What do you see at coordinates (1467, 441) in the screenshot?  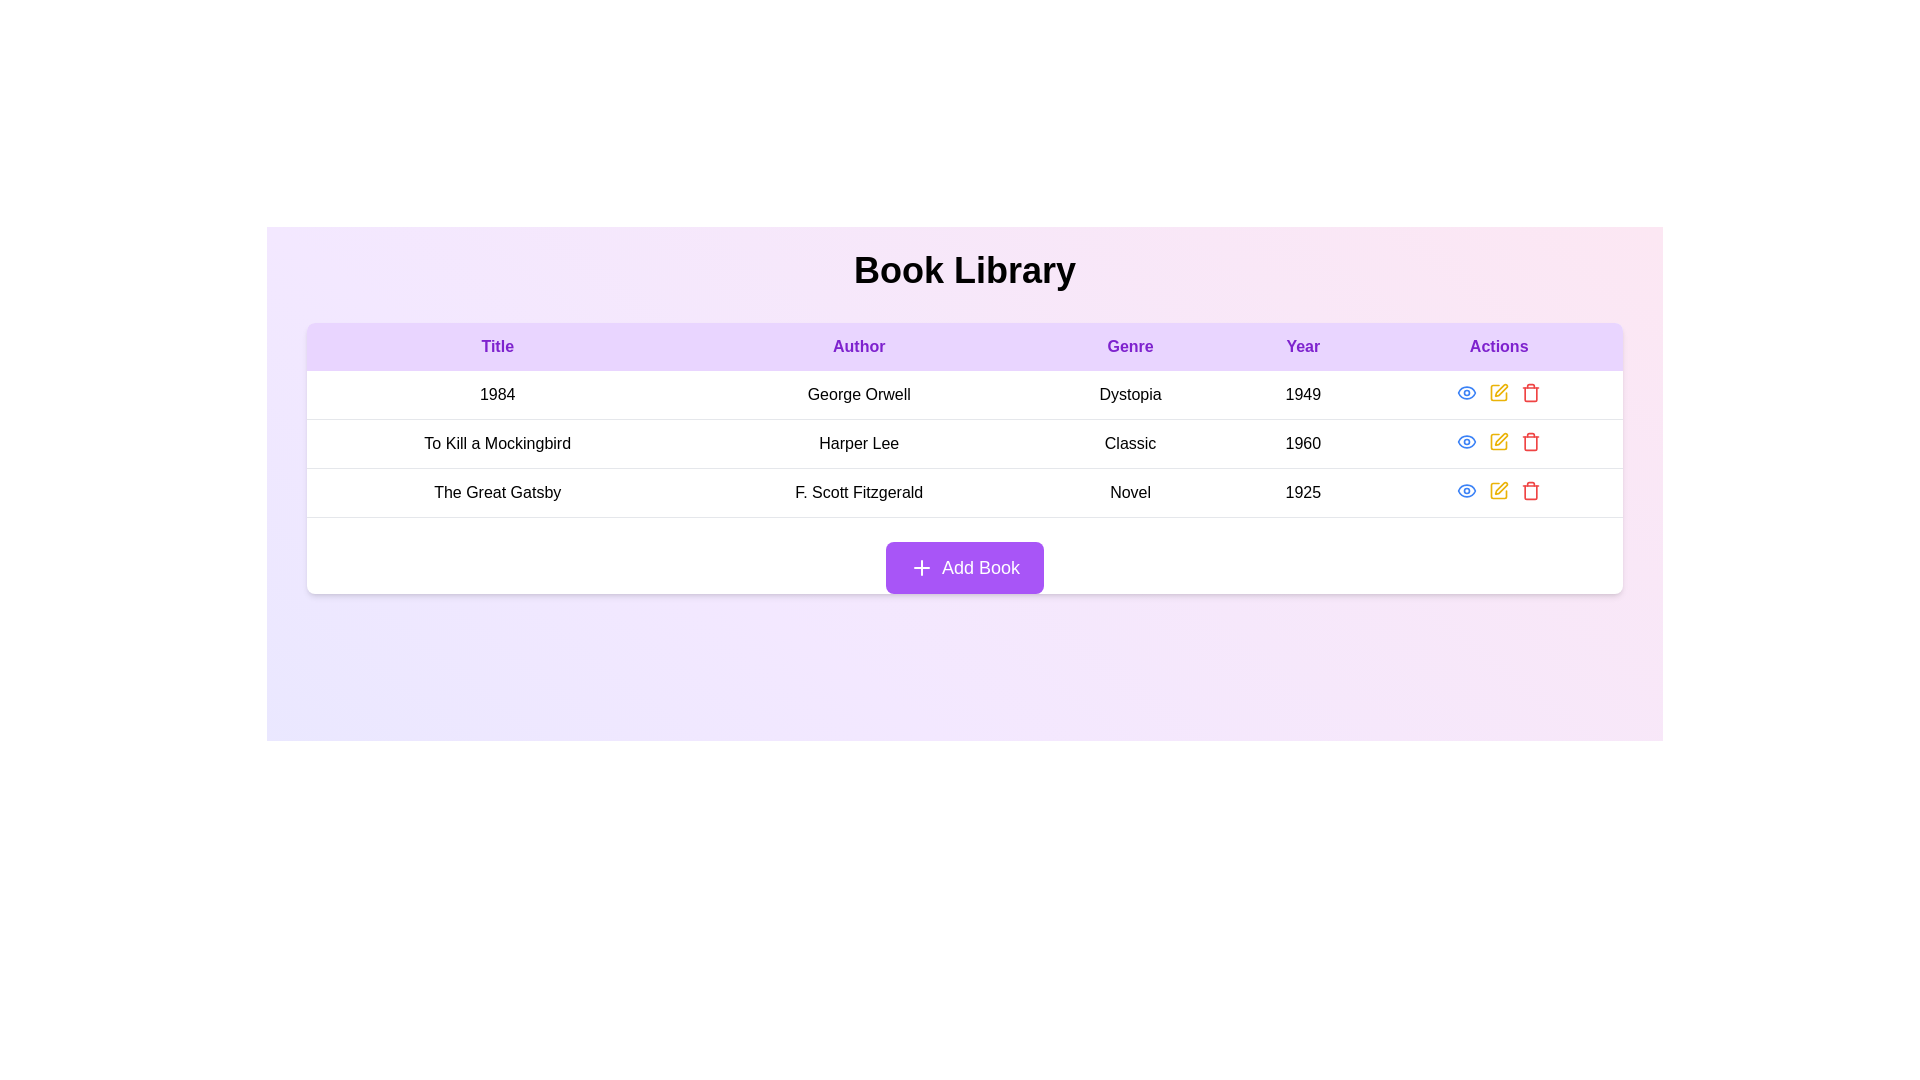 I see `the preview icon in the 'Actions' column of the second row for the book 'To Kill a Mockingbird'` at bounding box center [1467, 441].